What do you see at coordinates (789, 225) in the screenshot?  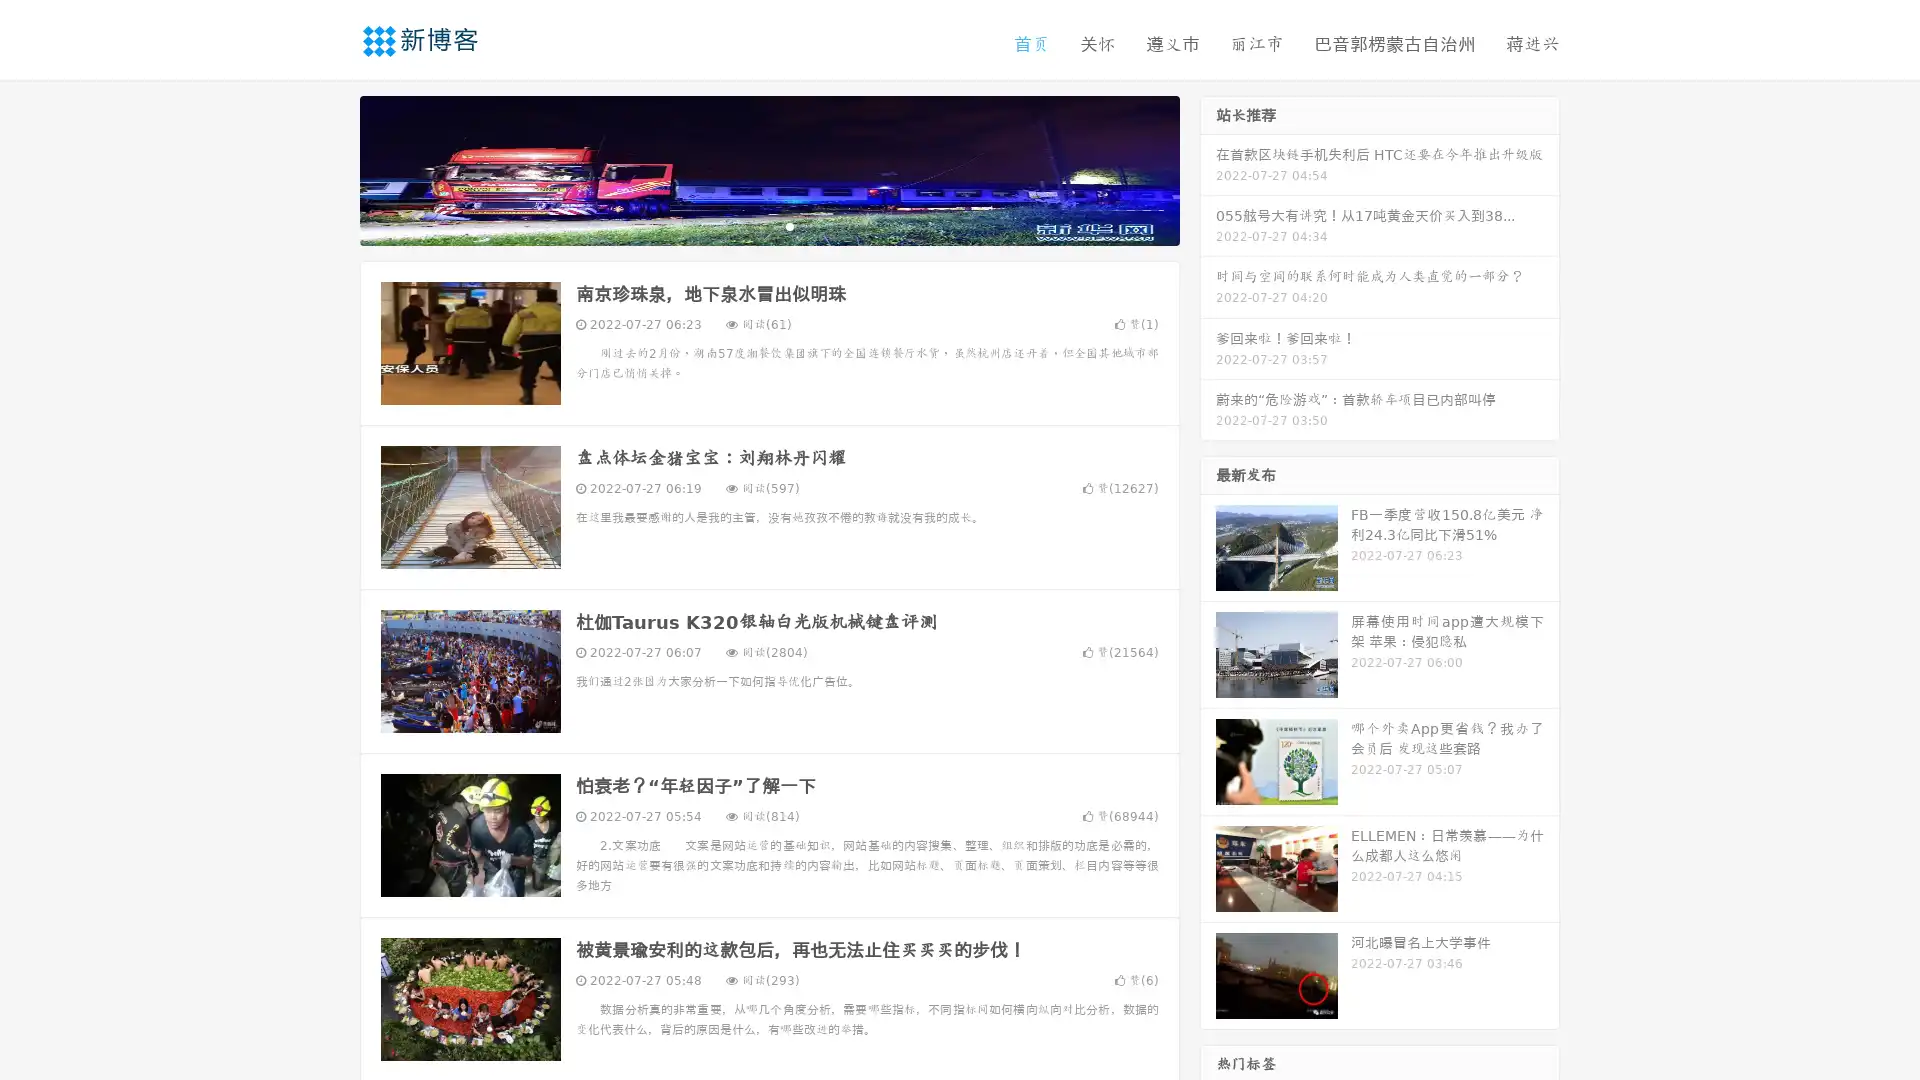 I see `Go to slide 3` at bounding box center [789, 225].